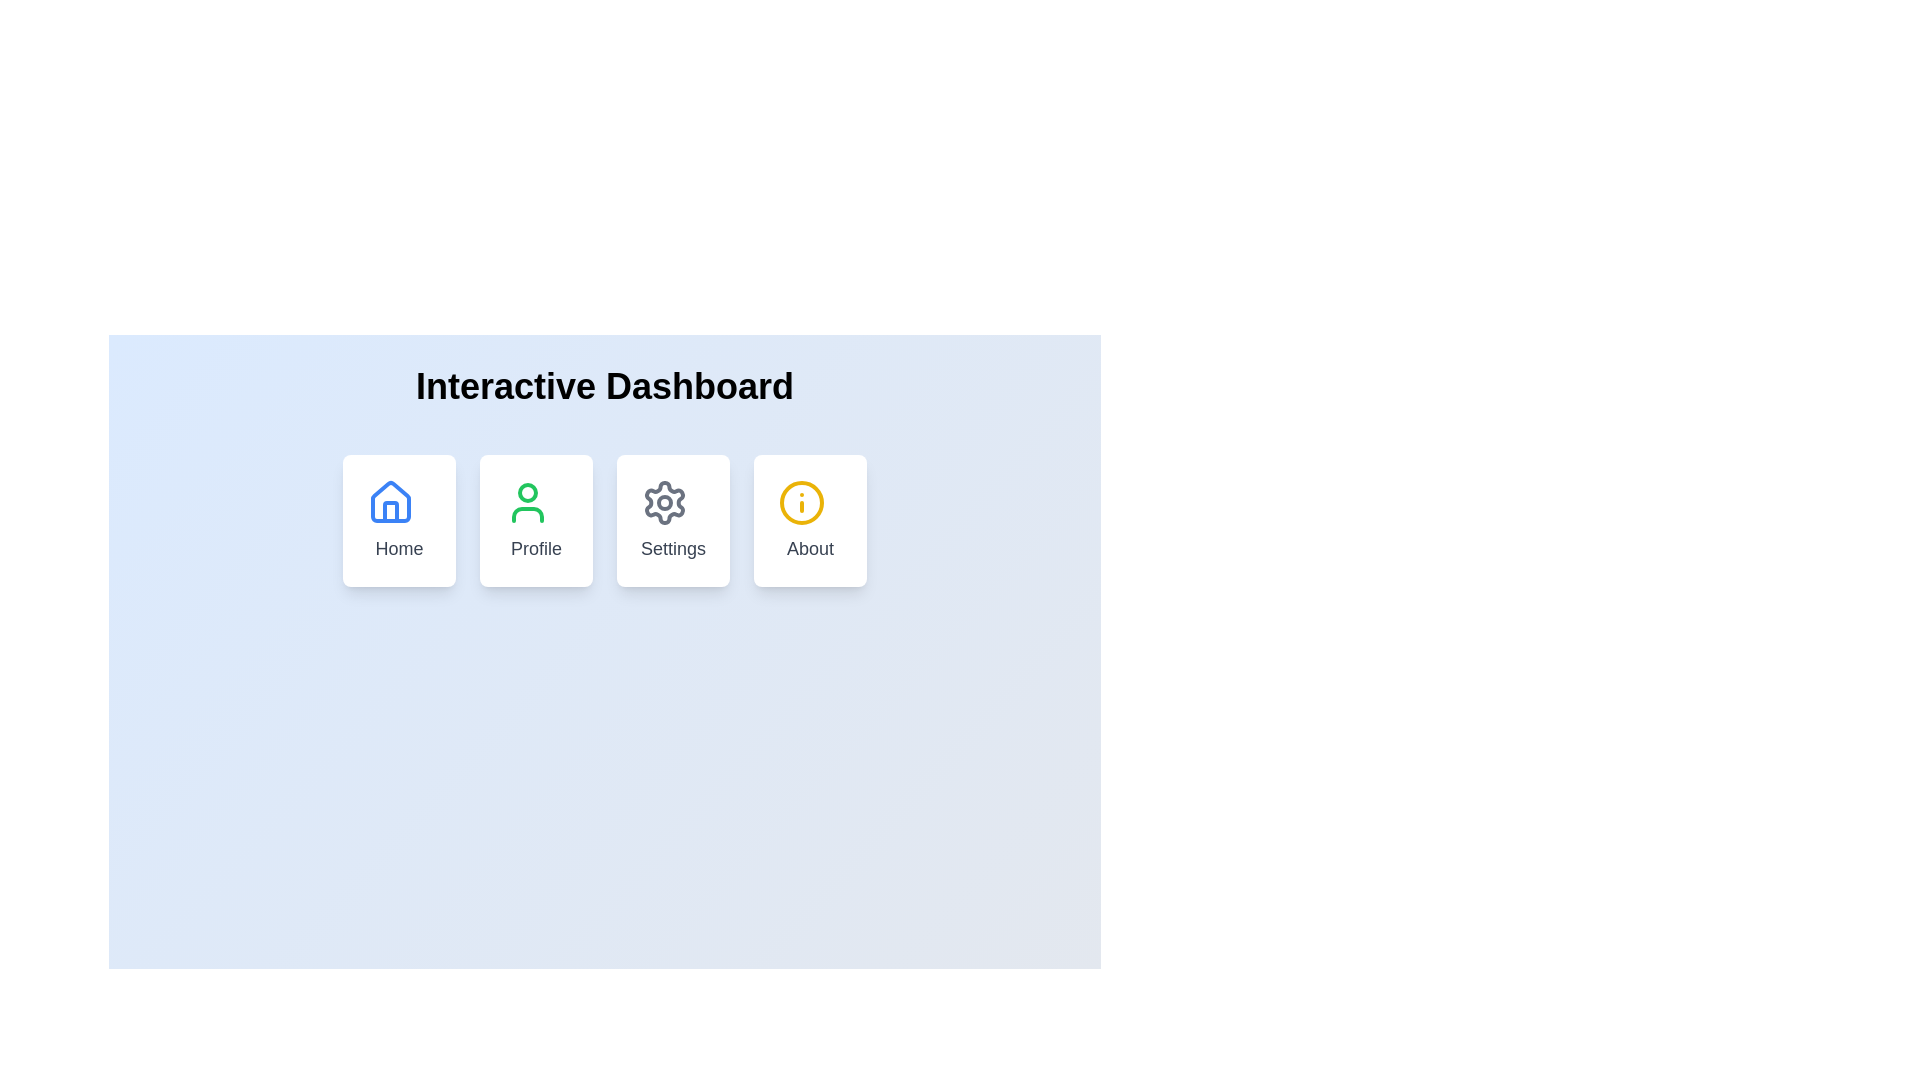 The height and width of the screenshot is (1080, 1920). What do you see at coordinates (810, 519) in the screenshot?
I see `the 'About' button, which is a rounded rectangular button with a white background and a yellow circular information icon, located in the 'Interactive Dashboard' section` at bounding box center [810, 519].